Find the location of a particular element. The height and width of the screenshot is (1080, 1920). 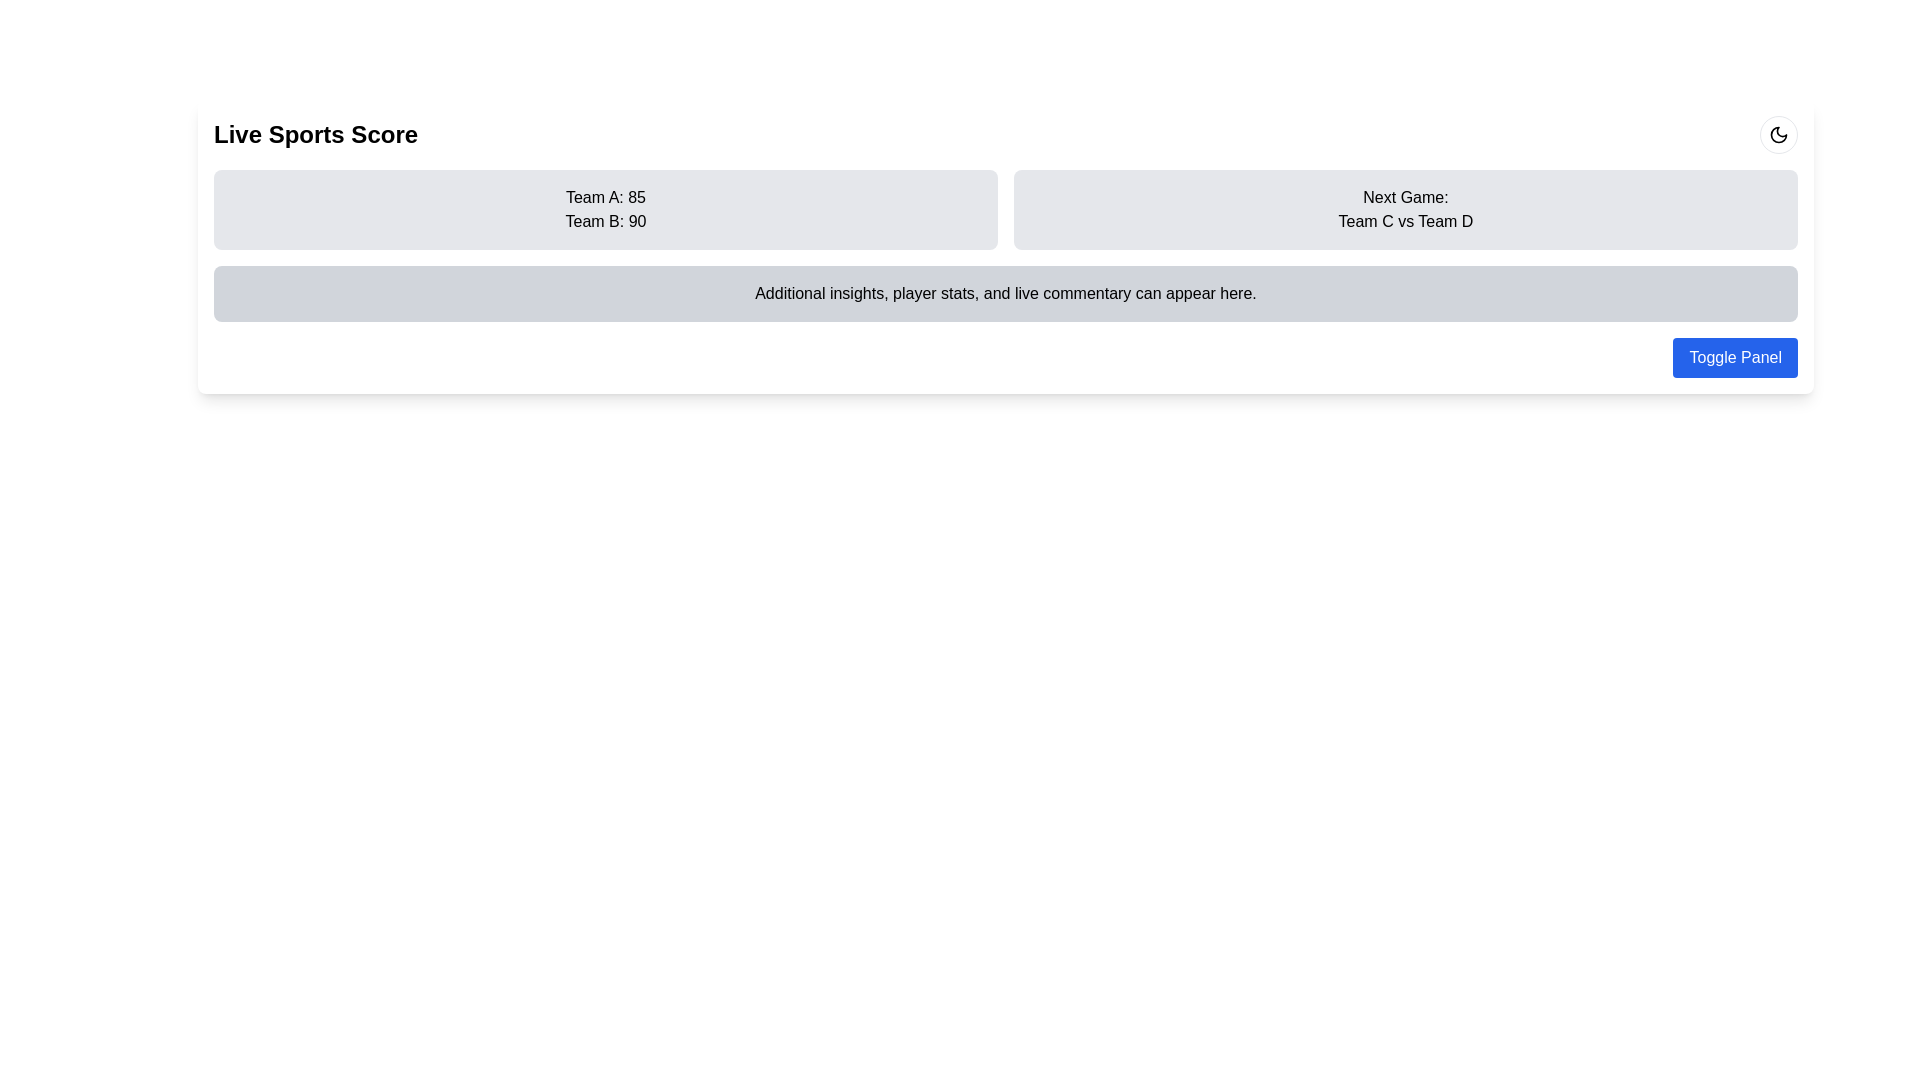

the static text element displaying 'Next Game:' in bold, located in the top-right section of the interface above 'Team C vs Team D' is located at coordinates (1405, 197).